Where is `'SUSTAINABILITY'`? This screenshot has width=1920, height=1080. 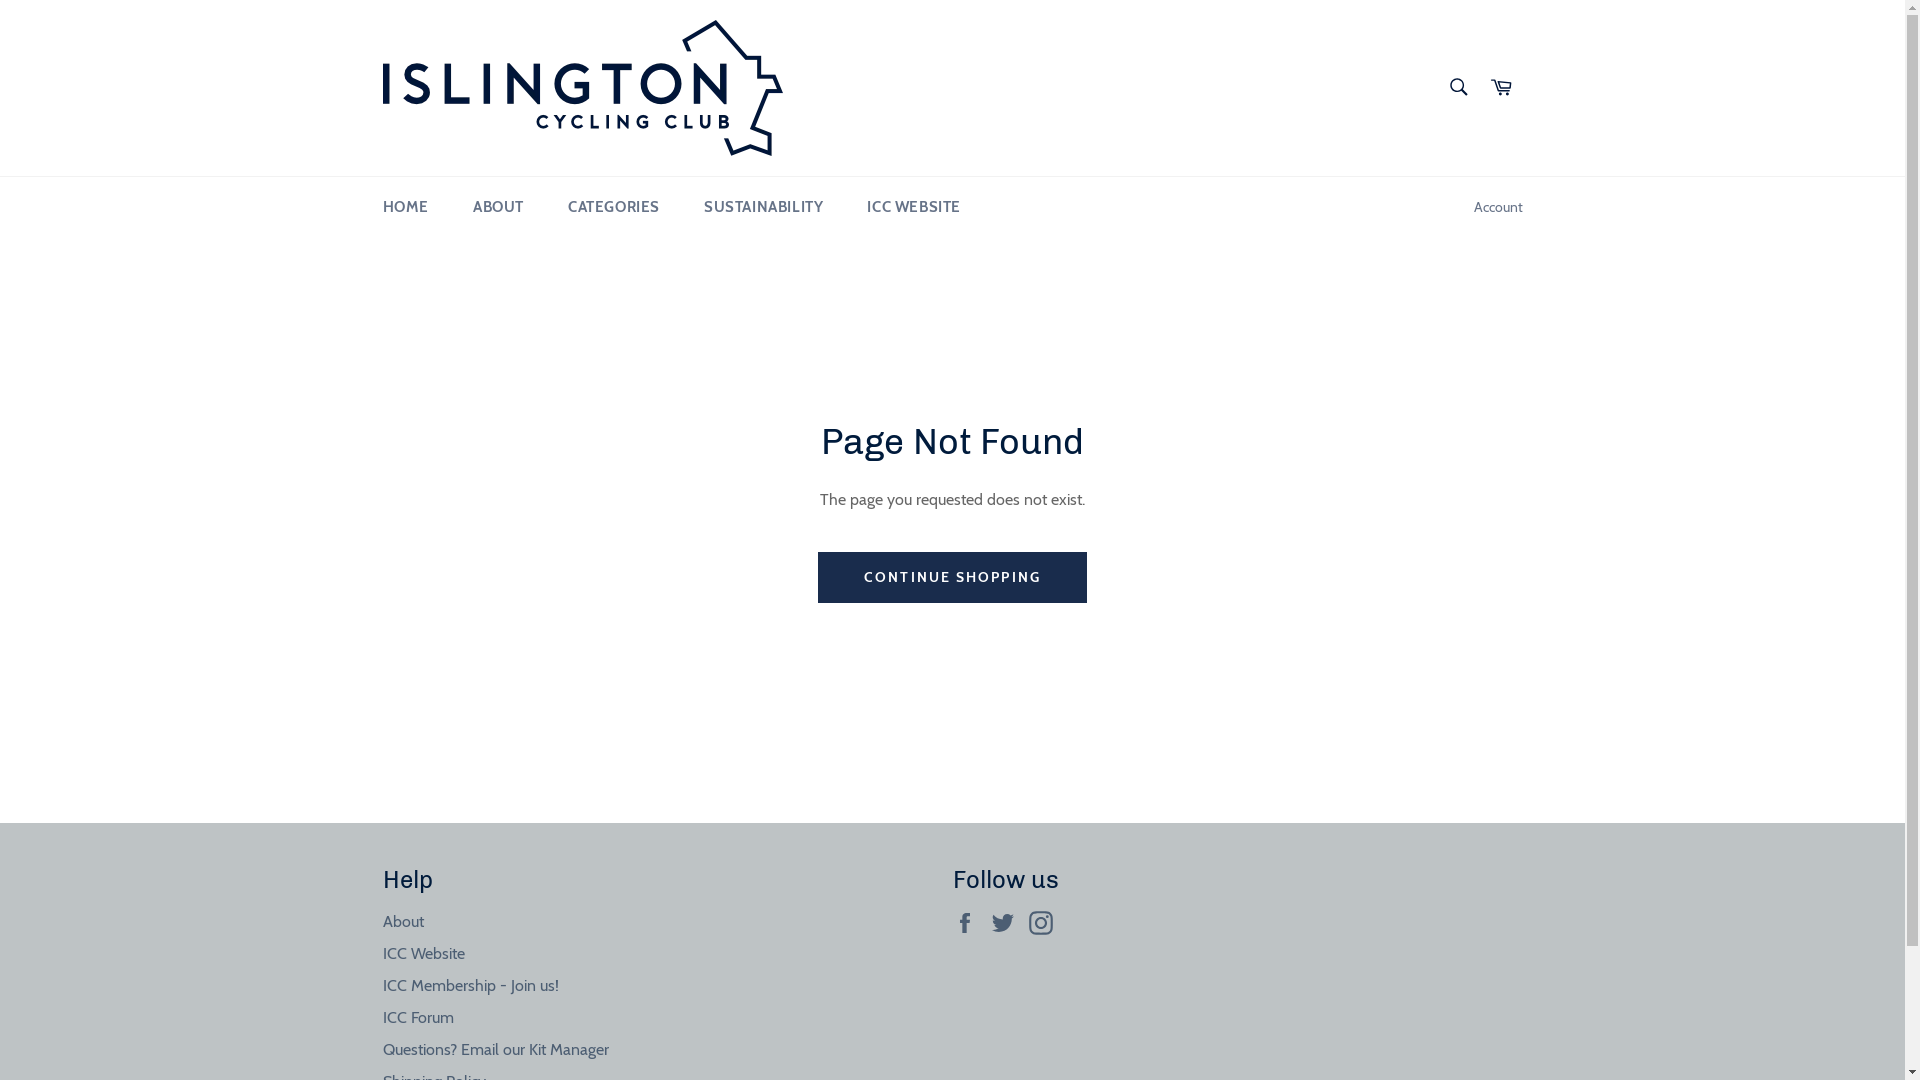
'SUSTAINABILITY' is located at coordinates (762, 207).